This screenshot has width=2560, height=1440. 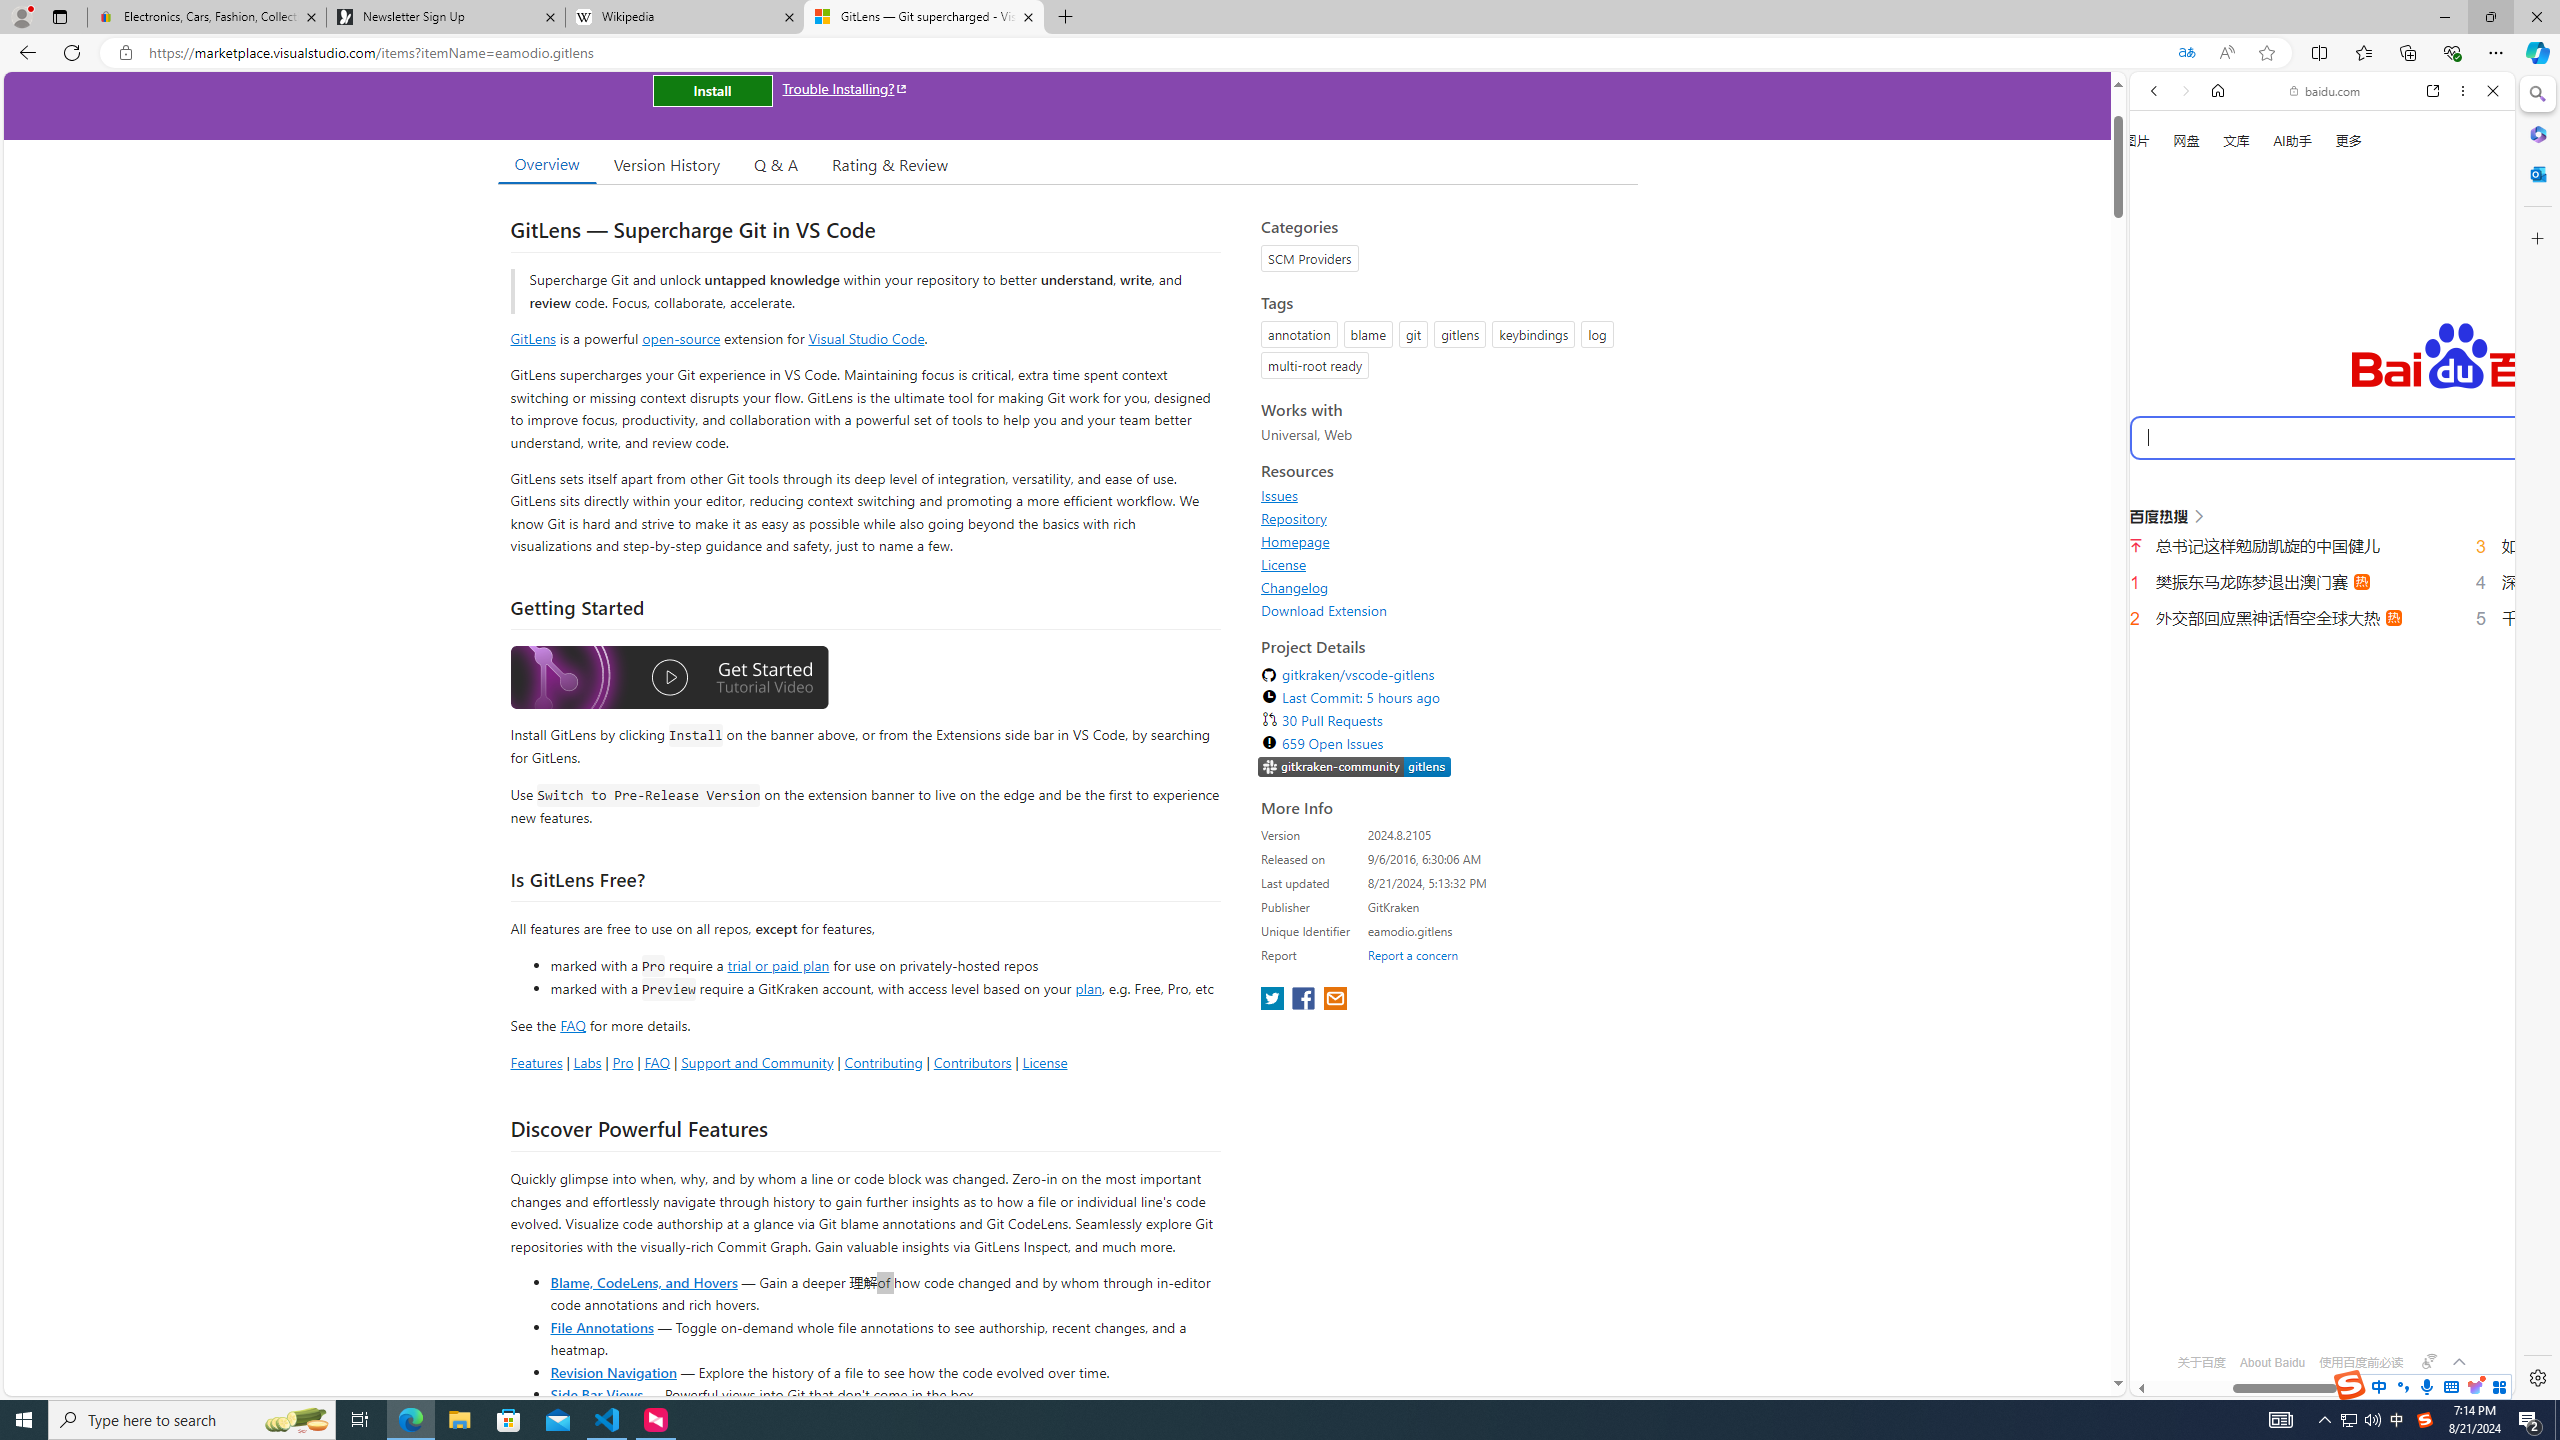 What do you see at coordinates (668, 681) in the screenshot?
I see `'Watch the GitLens Getting Started video'` at bounding box center [668, 681].